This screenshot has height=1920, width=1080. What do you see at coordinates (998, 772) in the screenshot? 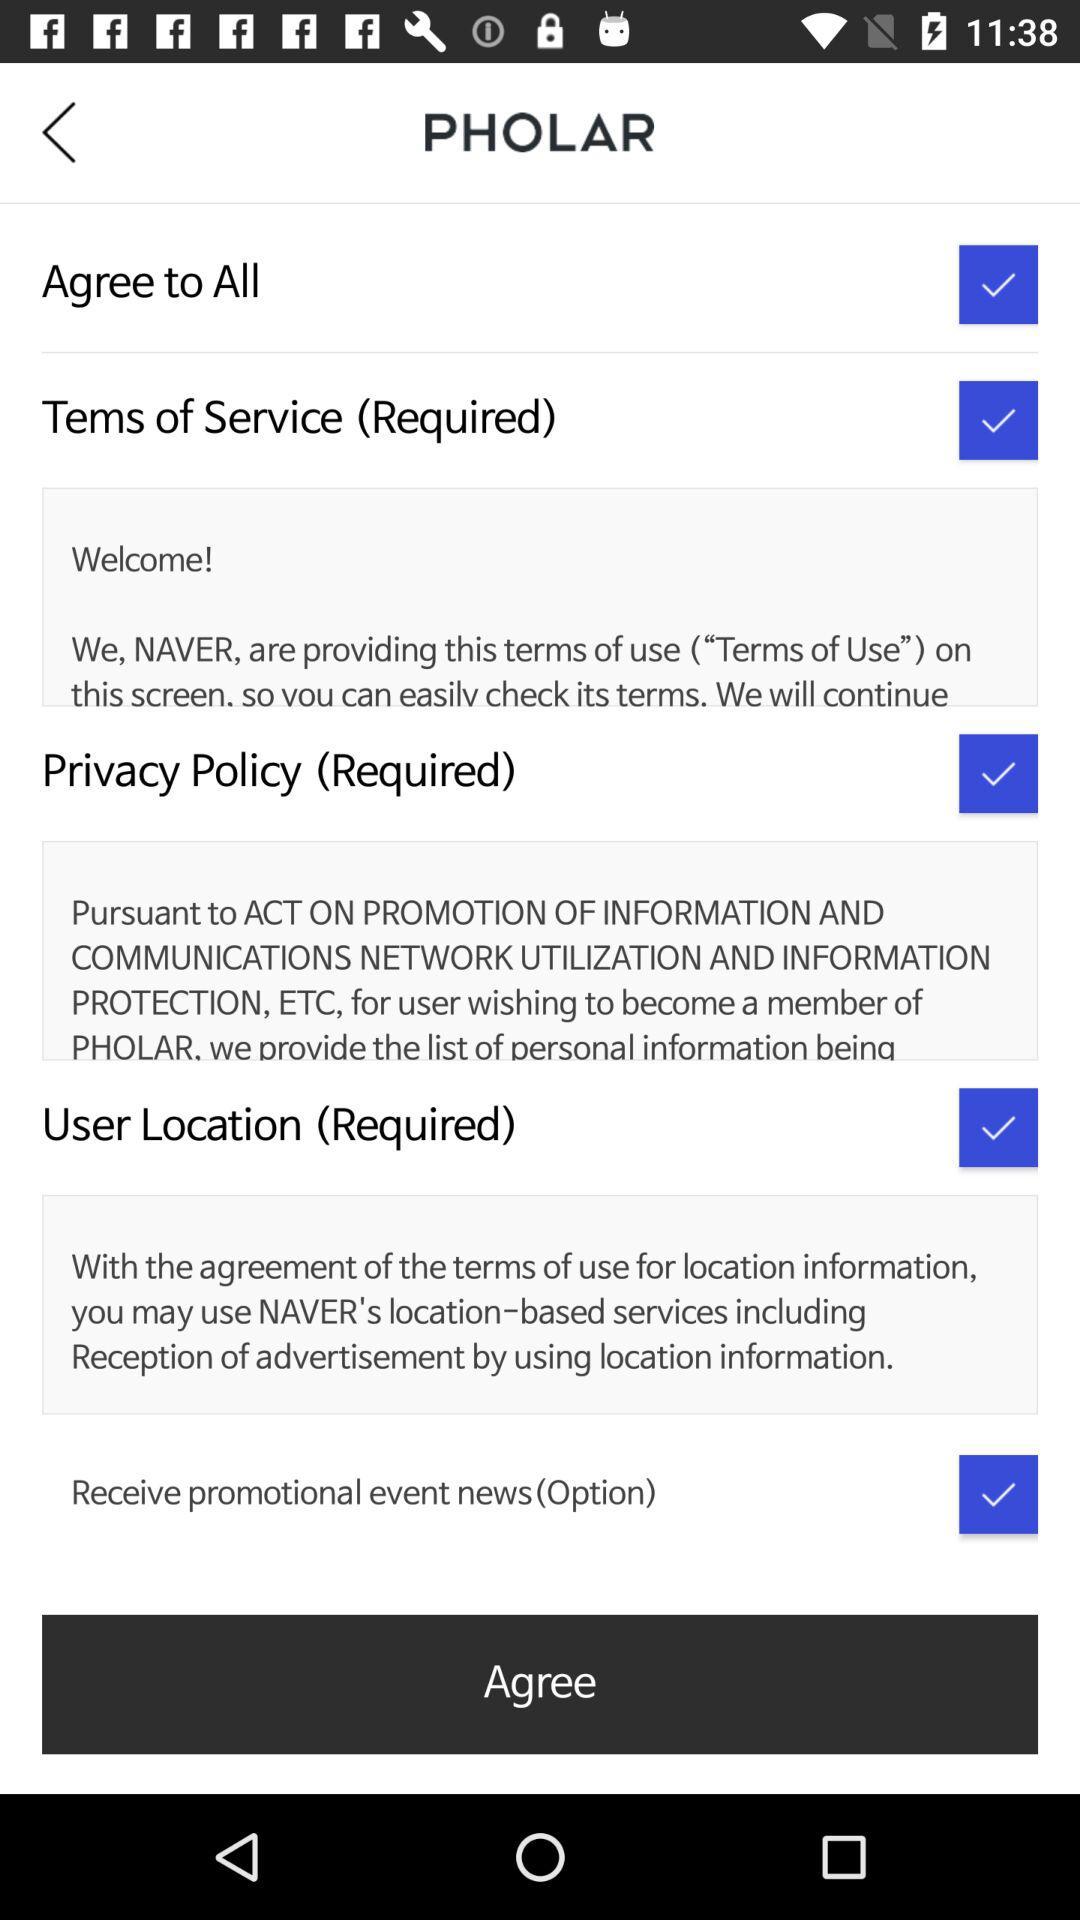
I see `policy option` at bounding box center [998, 772].